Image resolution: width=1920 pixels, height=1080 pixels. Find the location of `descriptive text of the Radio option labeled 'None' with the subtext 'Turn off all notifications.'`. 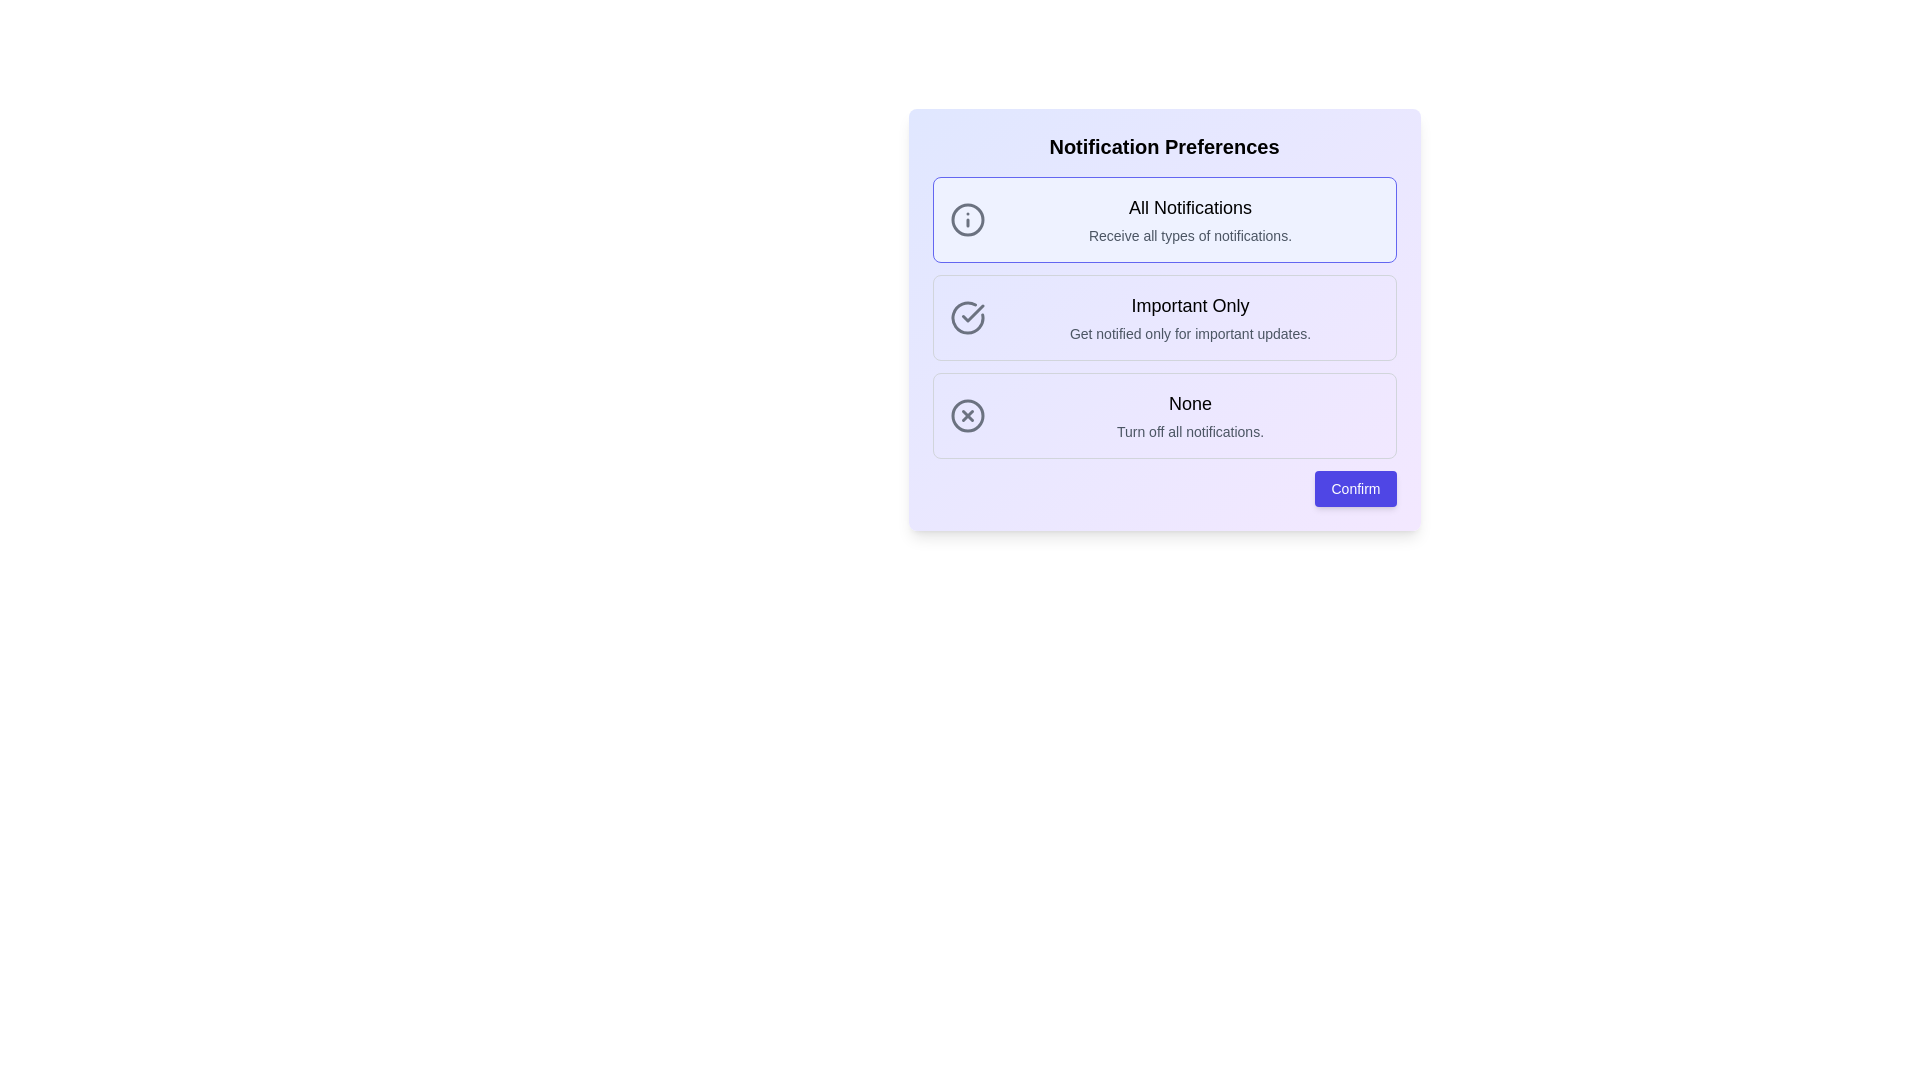

descriptive text of the Radio option labeled 'None' with the subtext 'Turn off all notifications.' is located at coordinates (1164, 415).